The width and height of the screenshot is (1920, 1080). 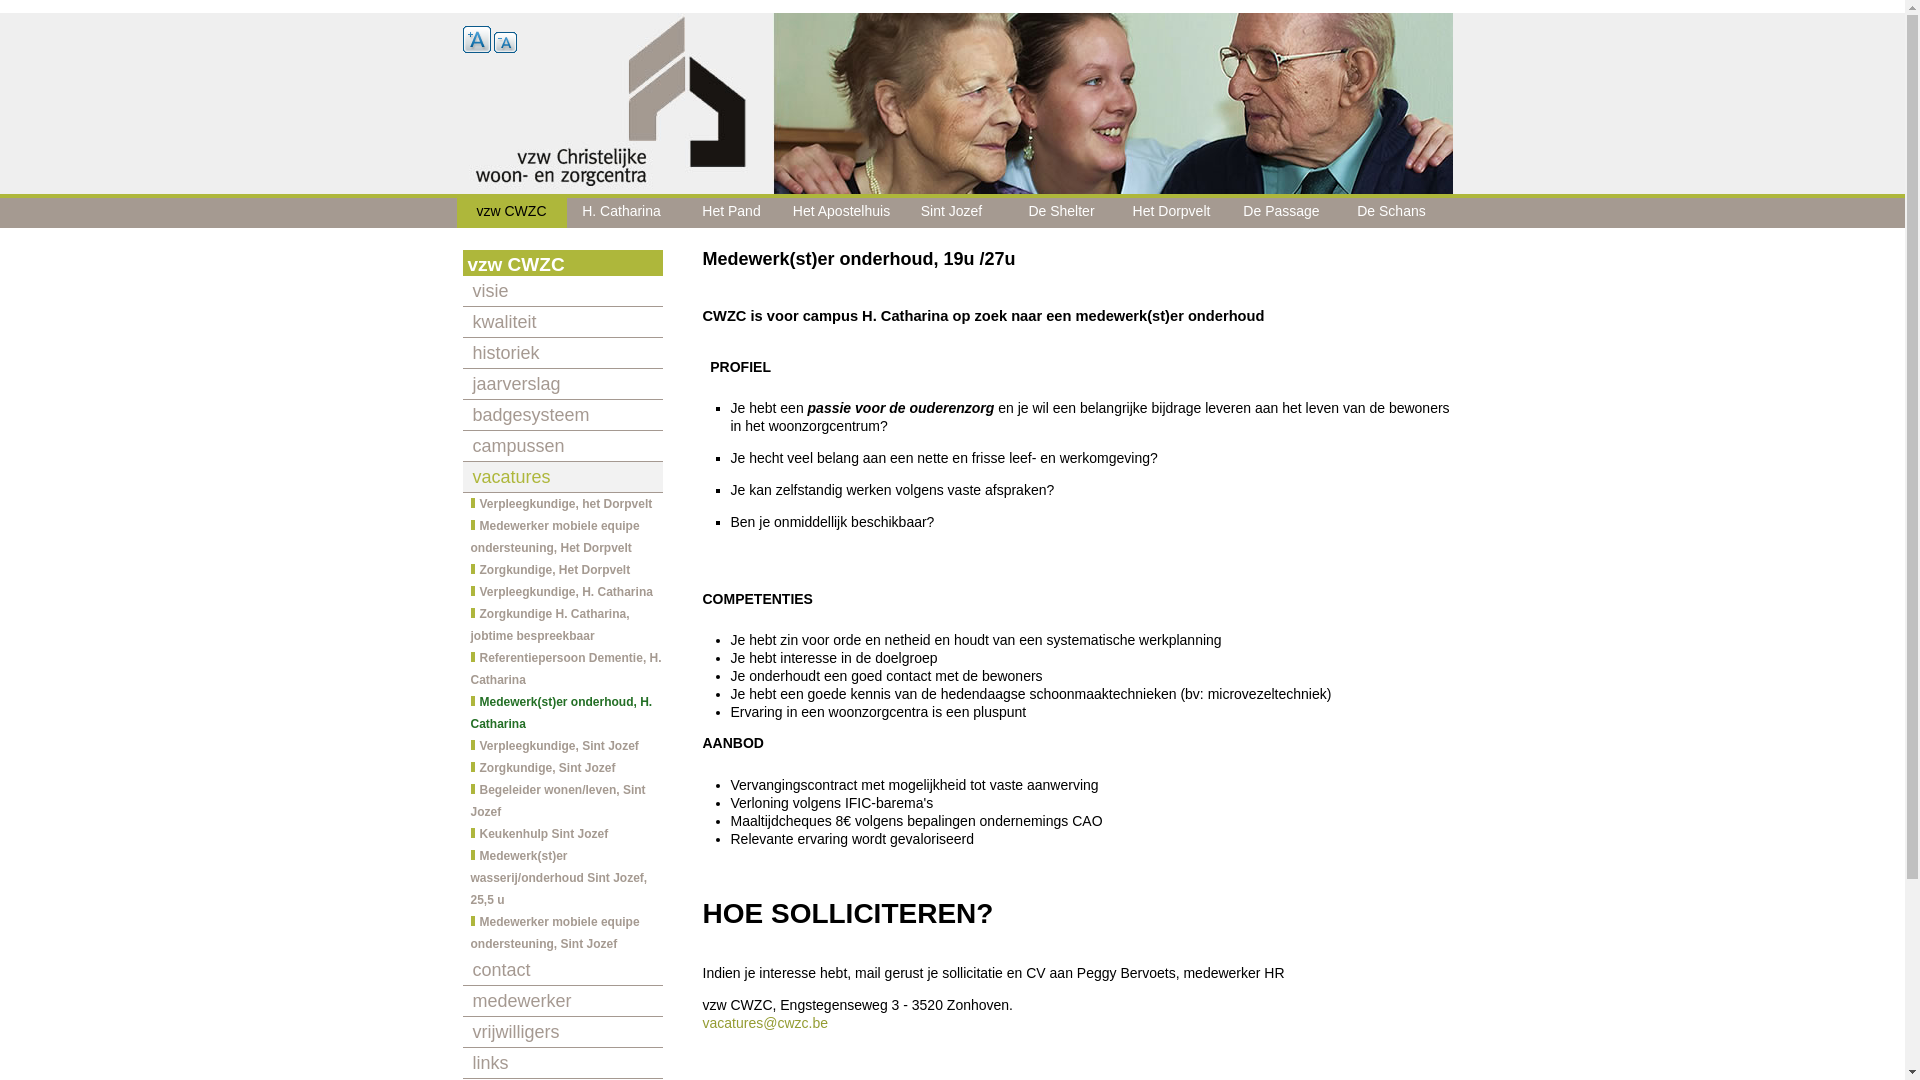 I want to click on 'vrijwilligers', so click(x=460, y=1032).